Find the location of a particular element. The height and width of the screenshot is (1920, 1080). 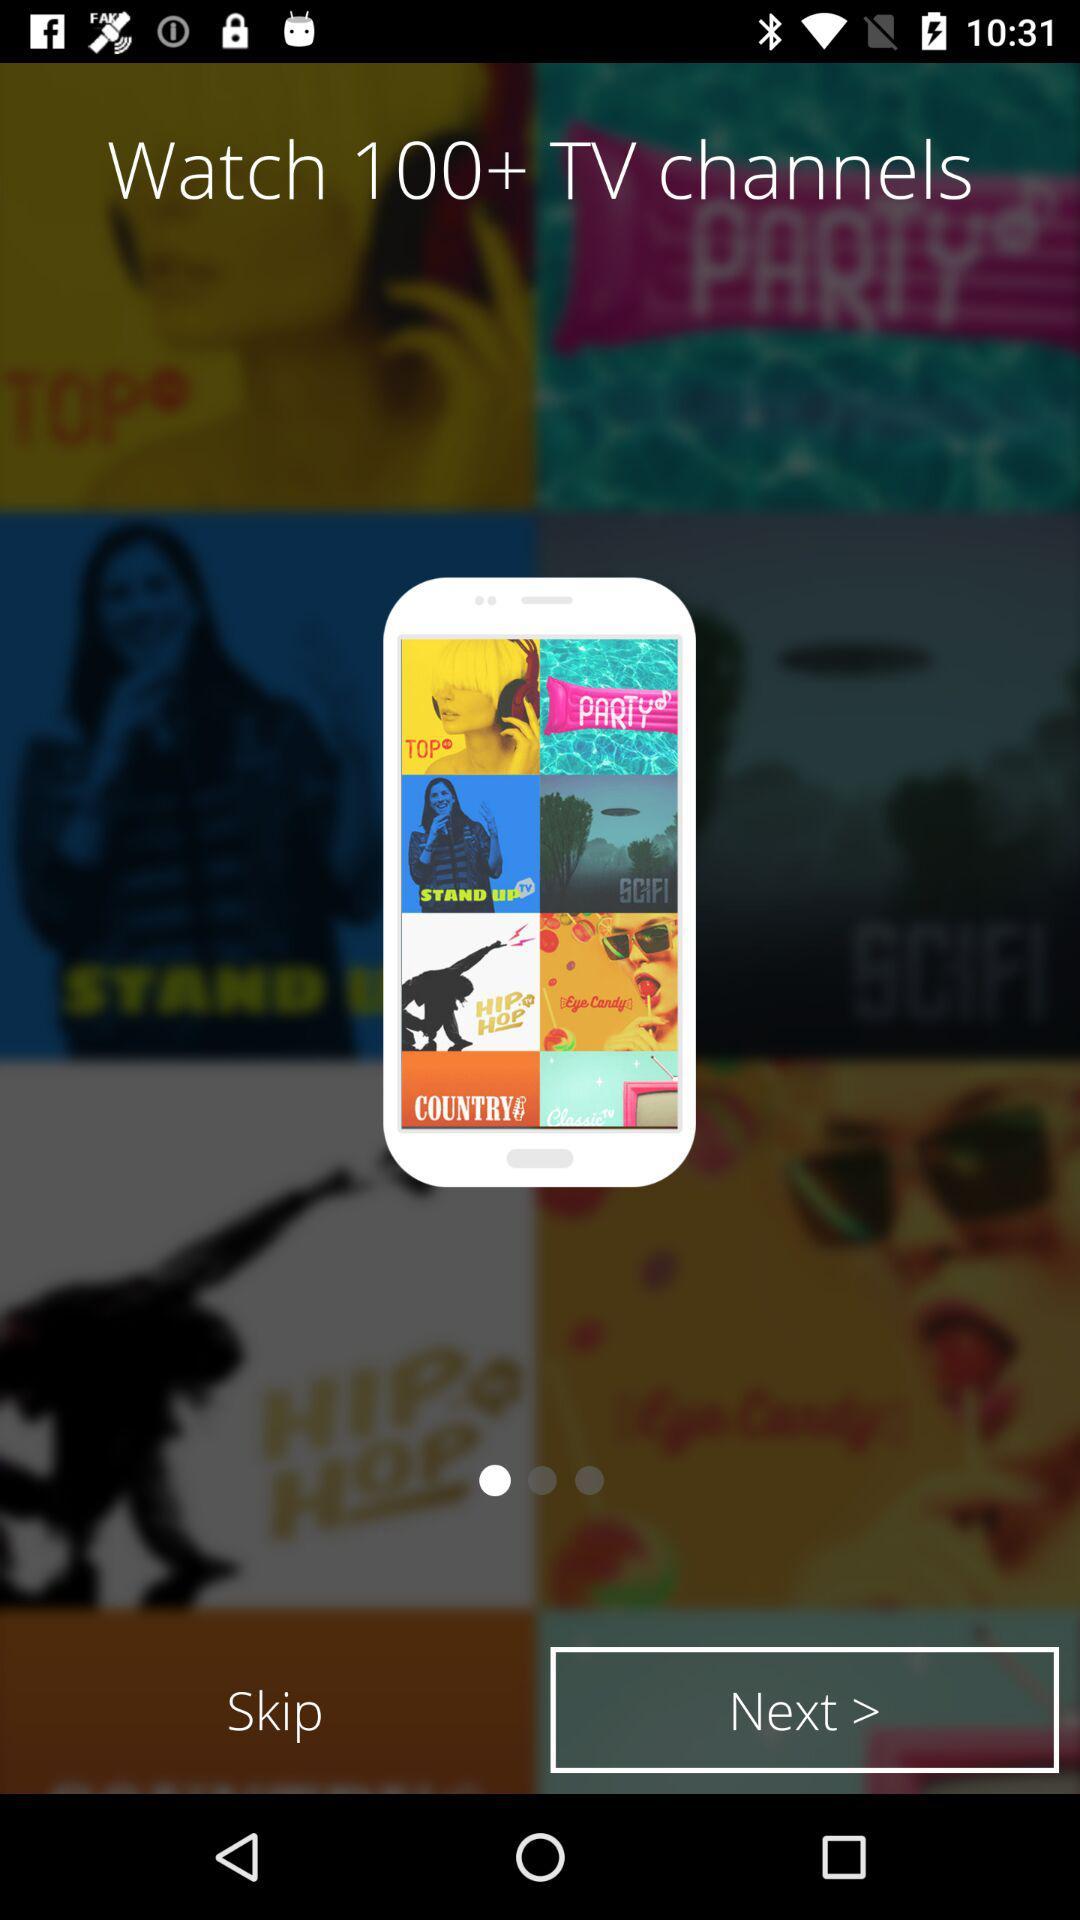

the skip is located at coordinates (275, 1708).